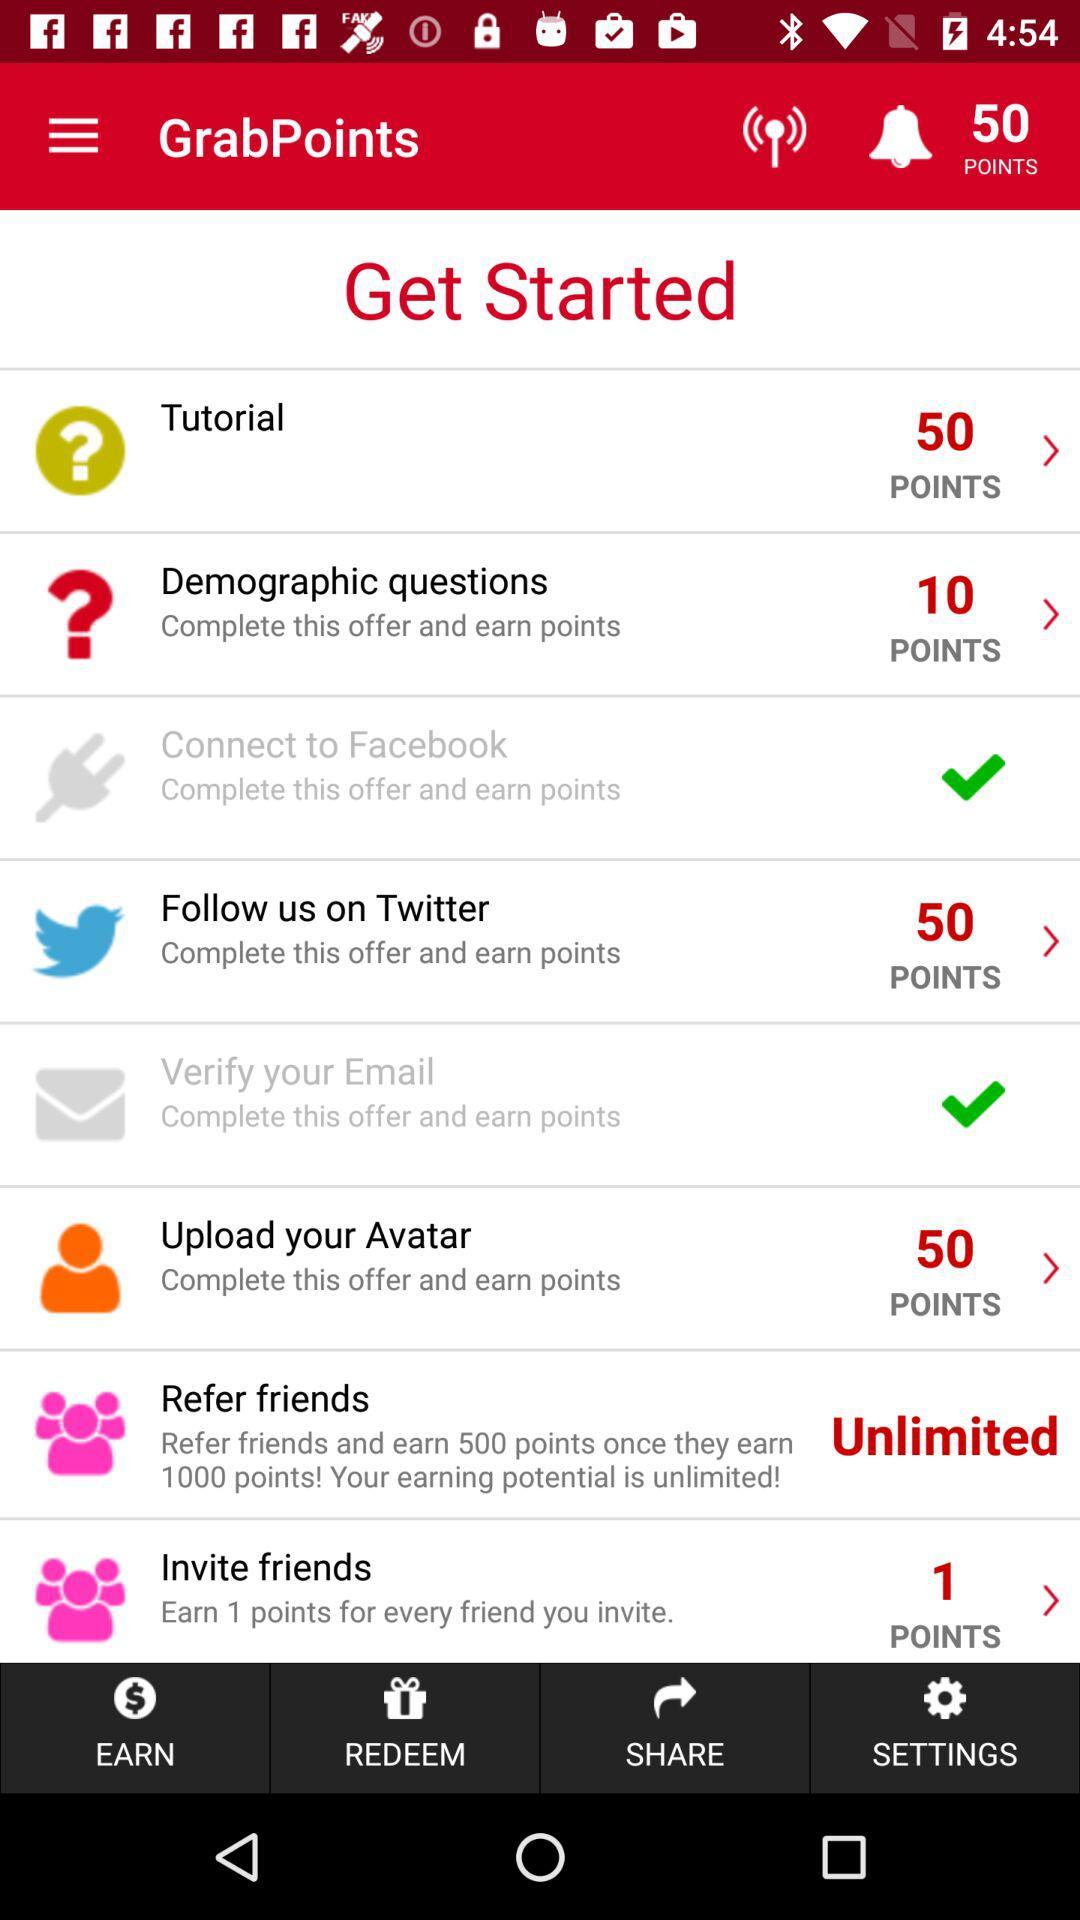 The width and height of the screenshot is (1080, 1920). What do you see at coordinates (675, 1727) in the screenshot?
I see `icon next to redeem icon` at bounding box center [675, 1727].